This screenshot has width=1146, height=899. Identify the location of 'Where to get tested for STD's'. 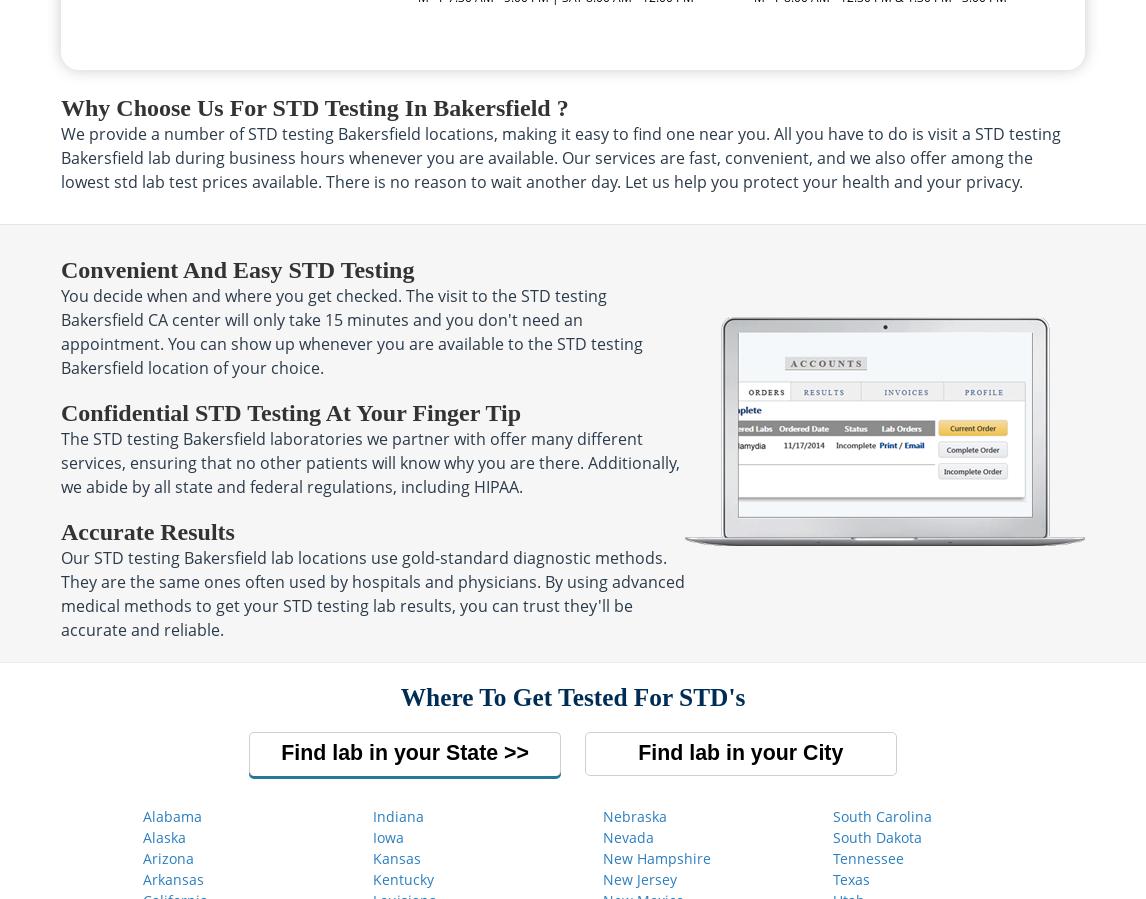
(571, 695).